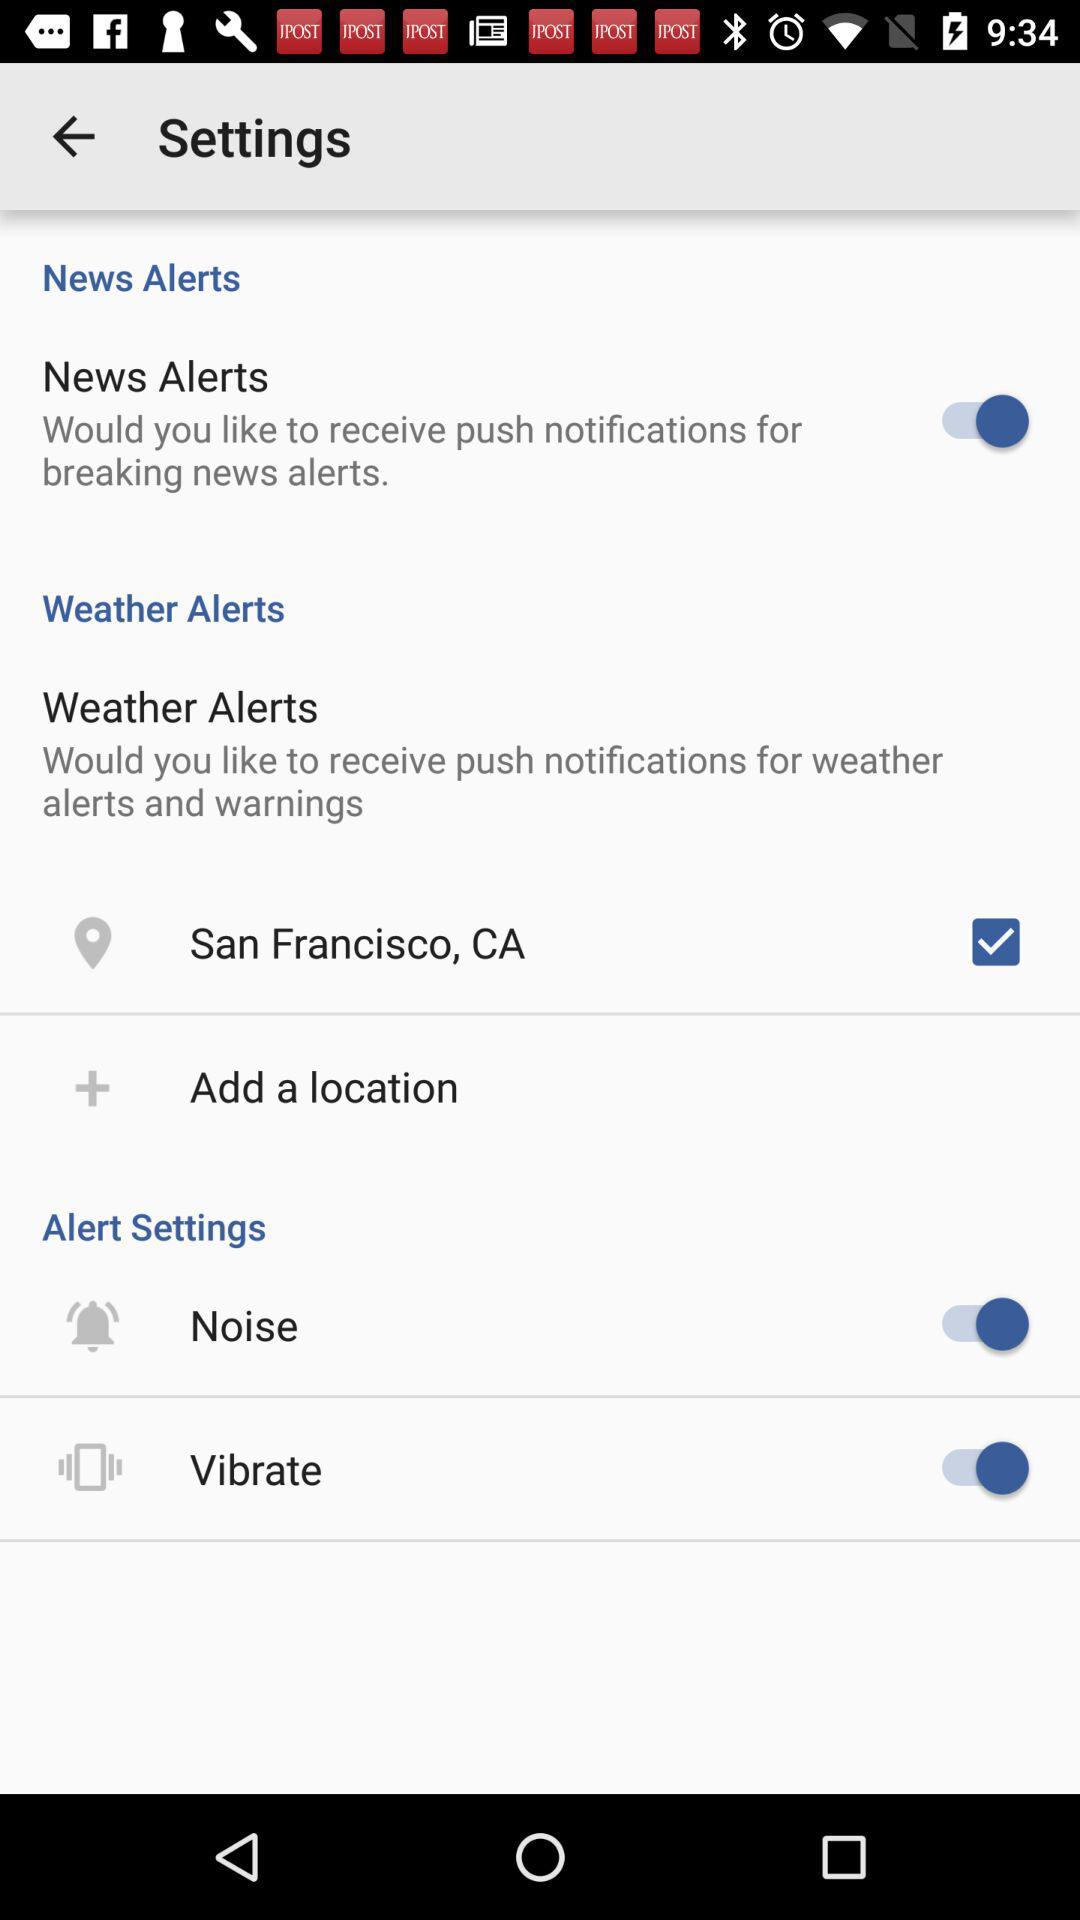 The height and width of the screenshot is (1920, 1080). What do you see at coordinates (243, 1324) in the screenshot?
I see `icon above the vibrate item` at bounding box center [243, 1324].